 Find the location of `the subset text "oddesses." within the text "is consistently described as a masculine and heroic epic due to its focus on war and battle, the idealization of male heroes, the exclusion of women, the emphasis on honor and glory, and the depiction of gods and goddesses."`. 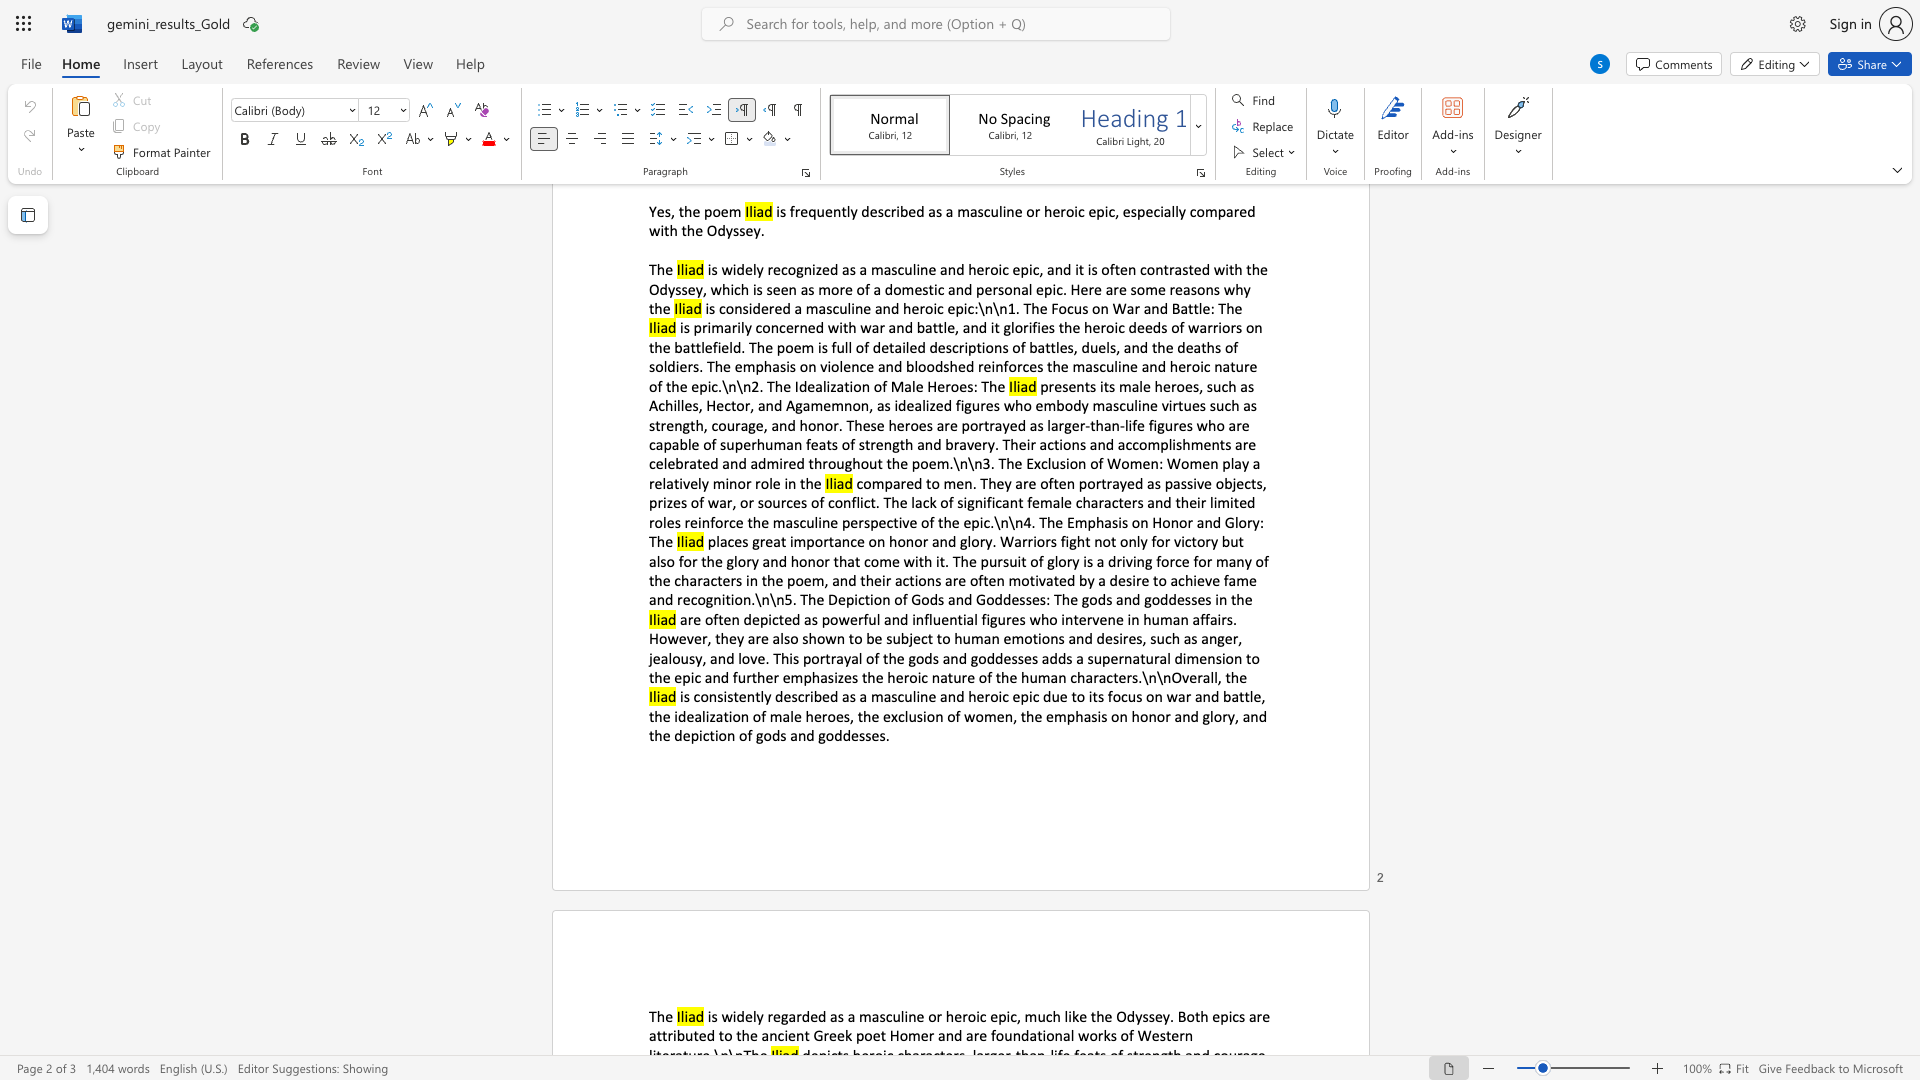

the subset text "oddesses." within the text "is consistently described as a masculine and heroic epic due to its focus on war and battle, the idealization of male heroes, the exclusion of women, the emphasis on honor and glory, and the depiction of gods and goddesses." is located at coordinates (825, 735).